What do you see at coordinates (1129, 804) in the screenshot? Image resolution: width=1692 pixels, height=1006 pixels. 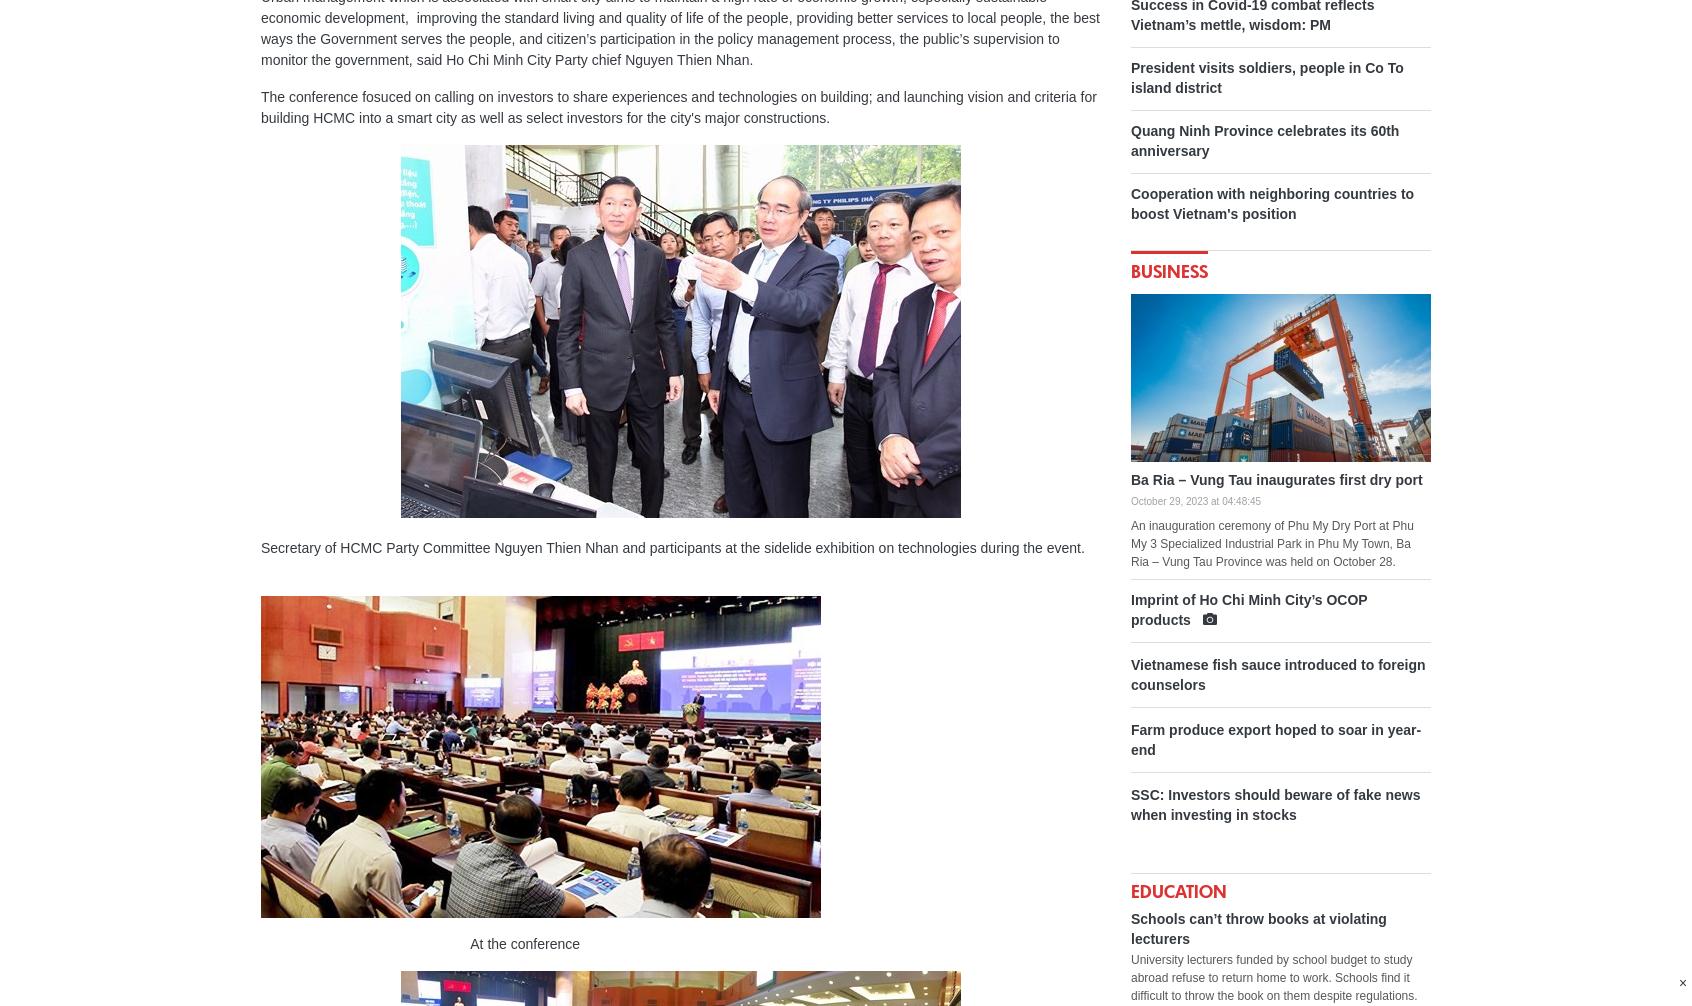 I see `'SSC: Investors should beware of fake news when investing in stocks'` at bounding box center [1129, 804].